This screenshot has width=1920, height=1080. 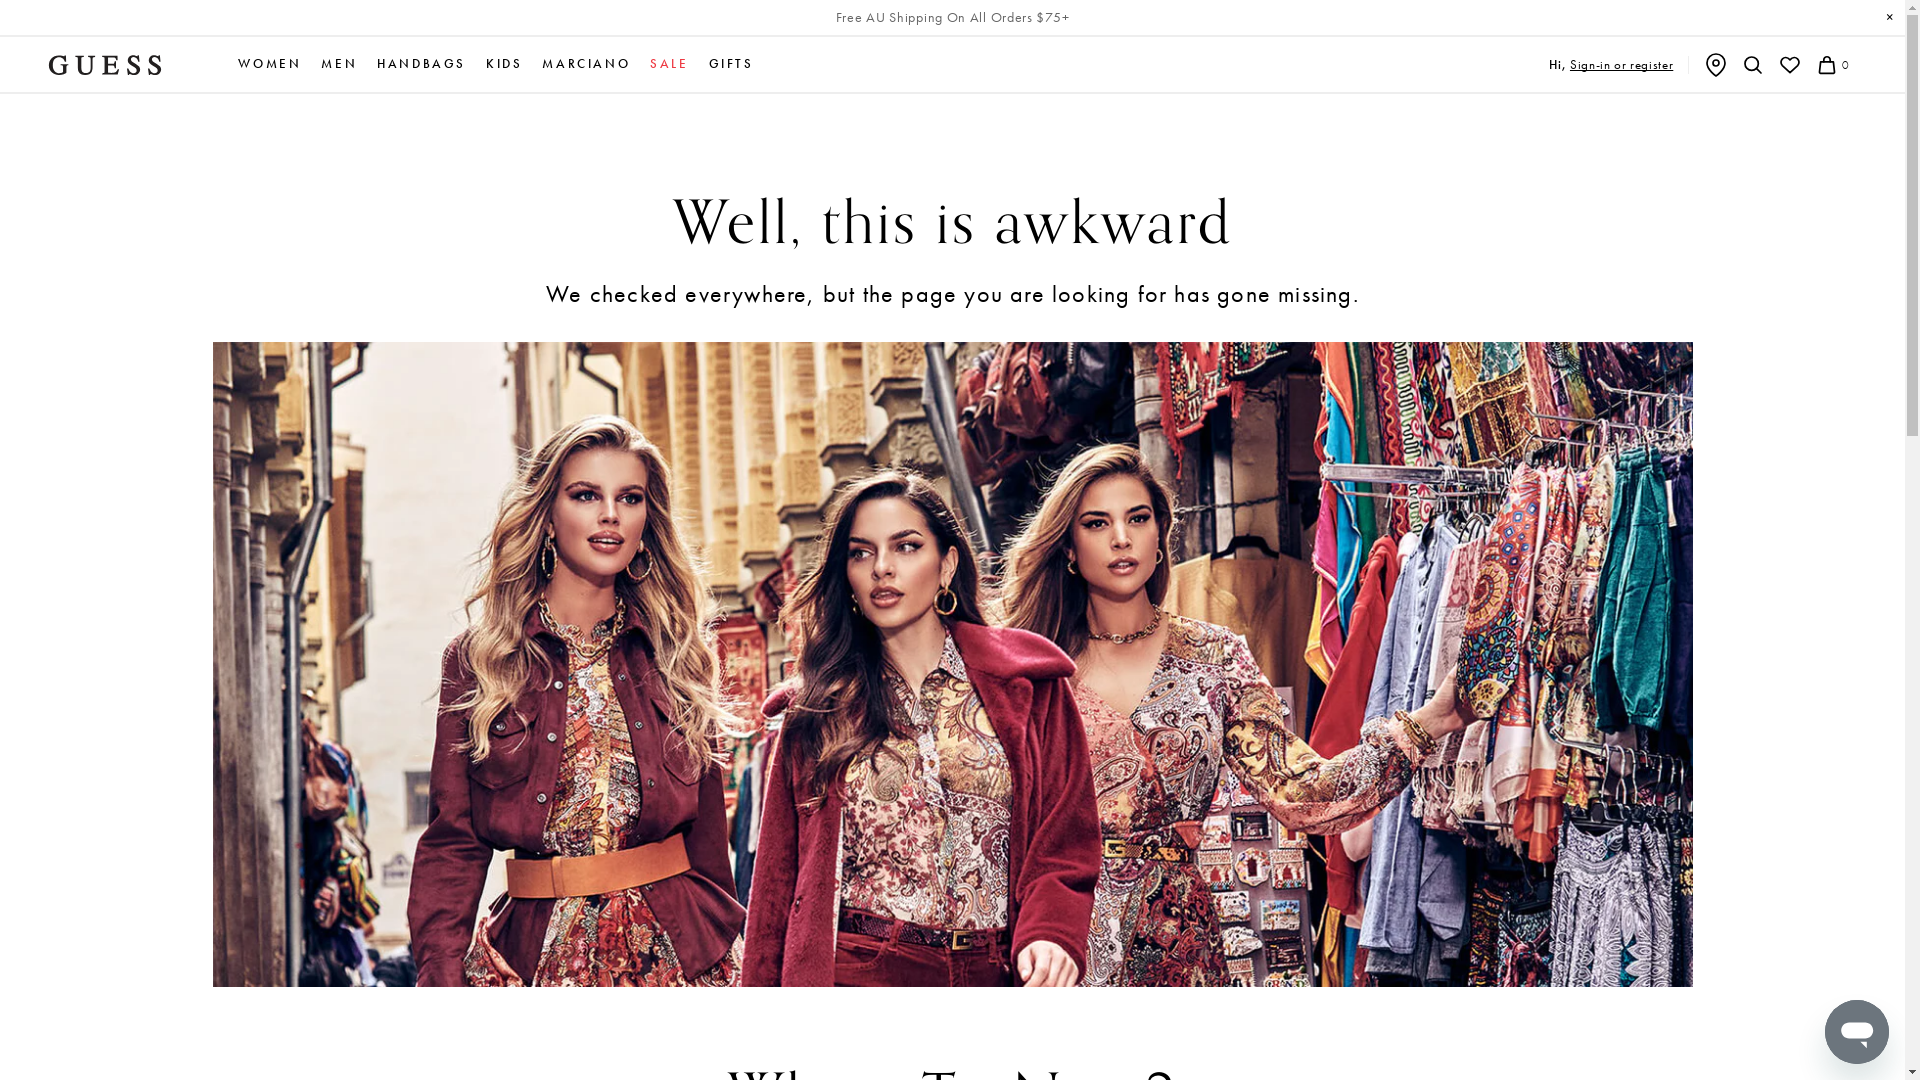 I want to click on '0', so click(x=1814, y=64).